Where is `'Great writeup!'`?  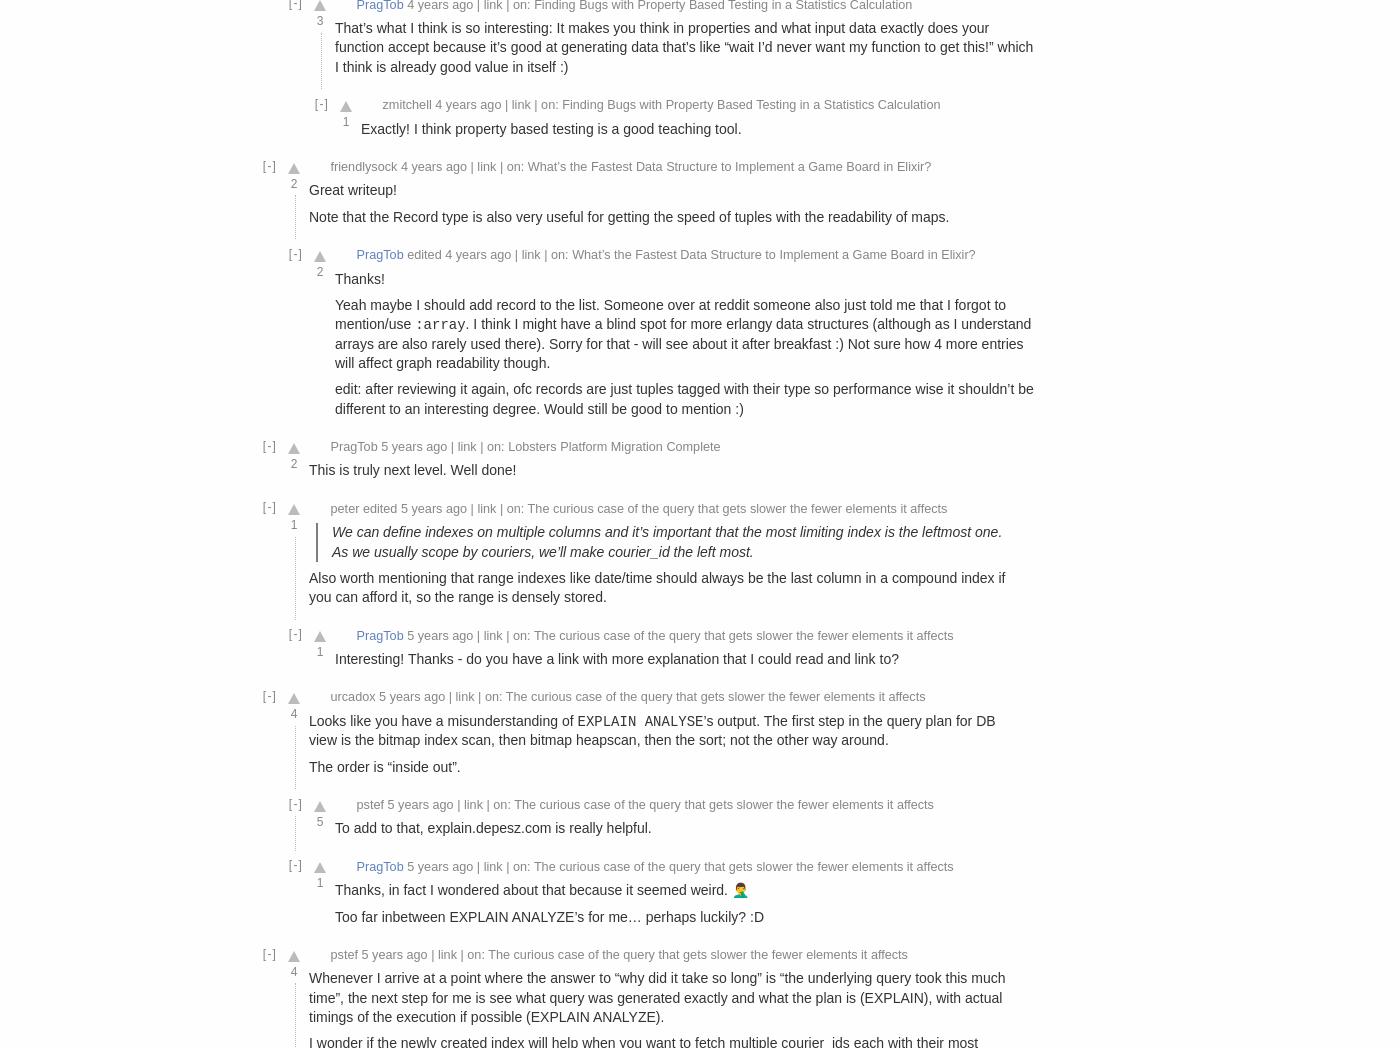
'Great writeup!' is located at coordinates (352, 189).